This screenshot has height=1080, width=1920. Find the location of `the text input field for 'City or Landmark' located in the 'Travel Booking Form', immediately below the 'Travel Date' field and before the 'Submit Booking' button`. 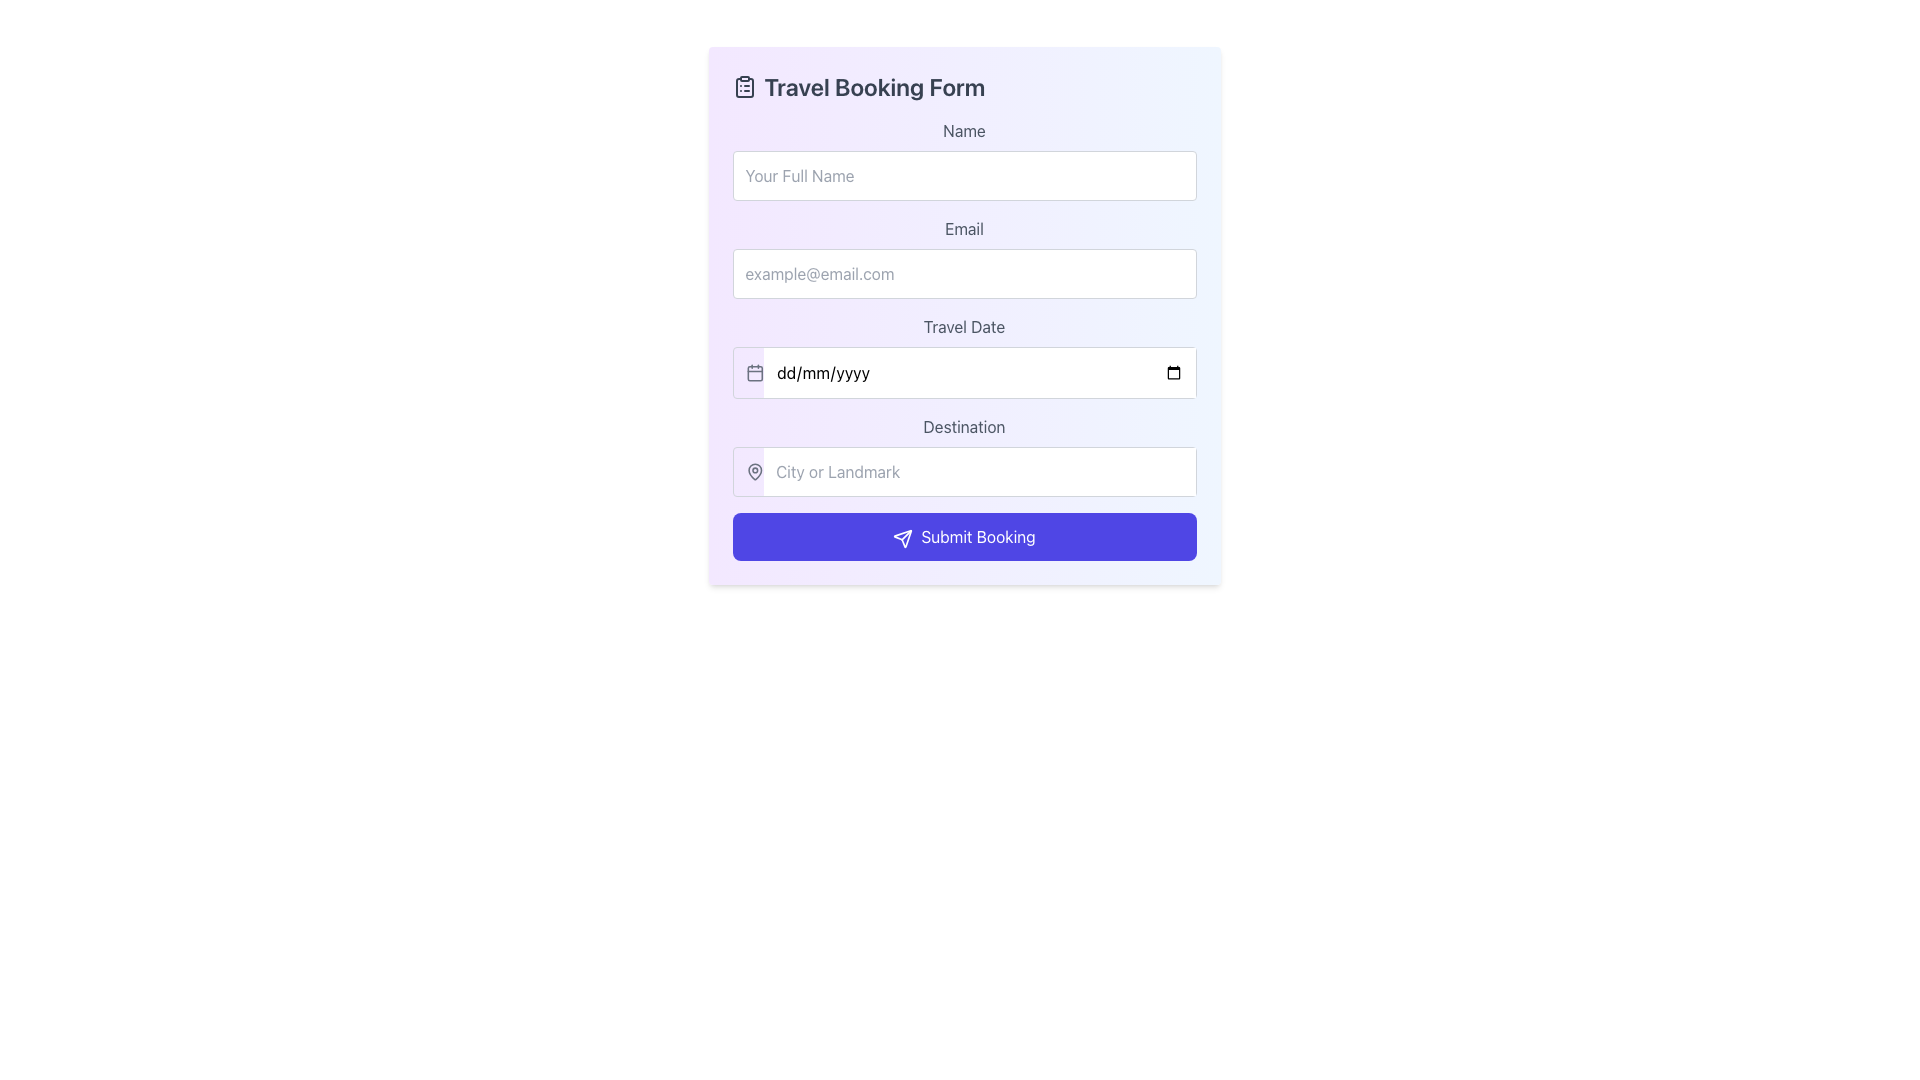

the text input field for 'City or Landmark' located in the 'Travel Booking Form', immediately below the 'Travel Date' field and before the 'Submit Booking' button is located at coordinates (964, 471).